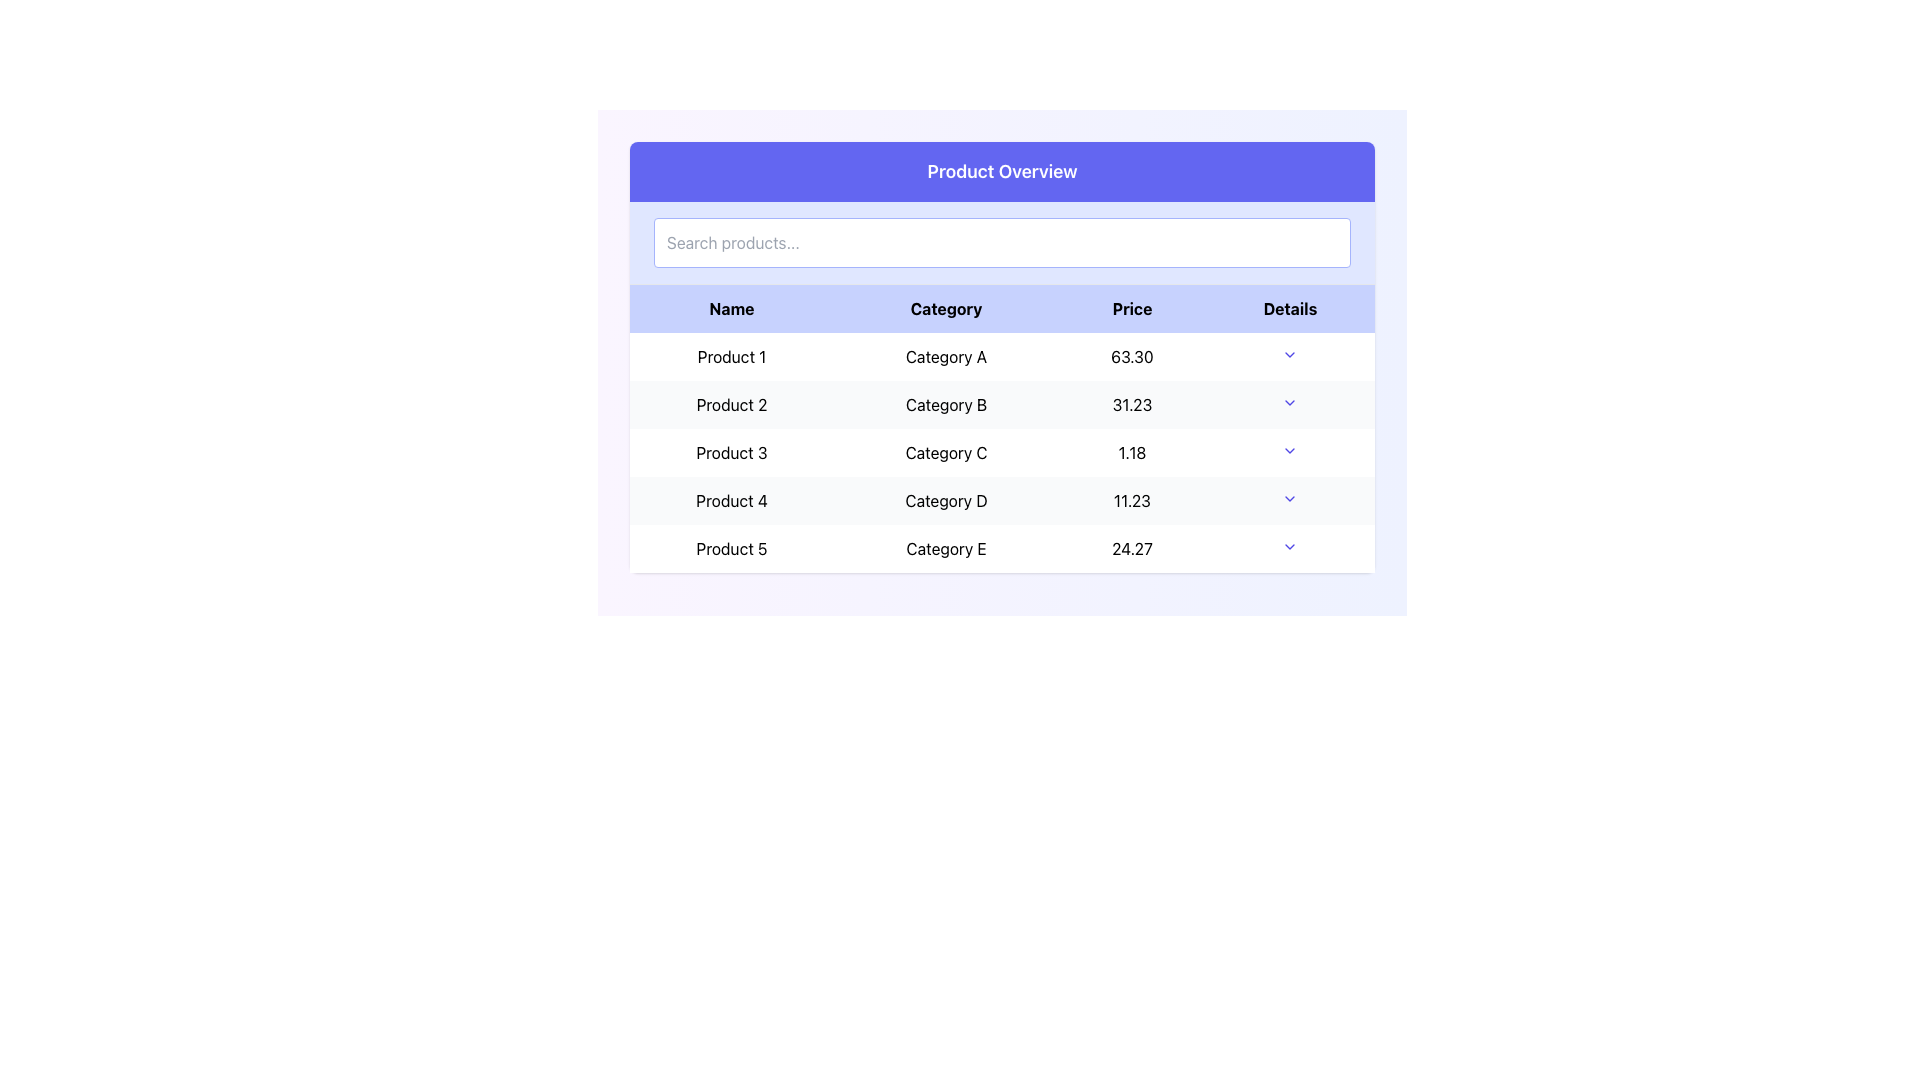  What do you see at coordinates (1290, 353) in the screenshot?
I see `the Dropdown Indicator (Chevron Icon) located in the 'Details' column of the first row for 'Product 1'` at bounding box center [1290, 353].